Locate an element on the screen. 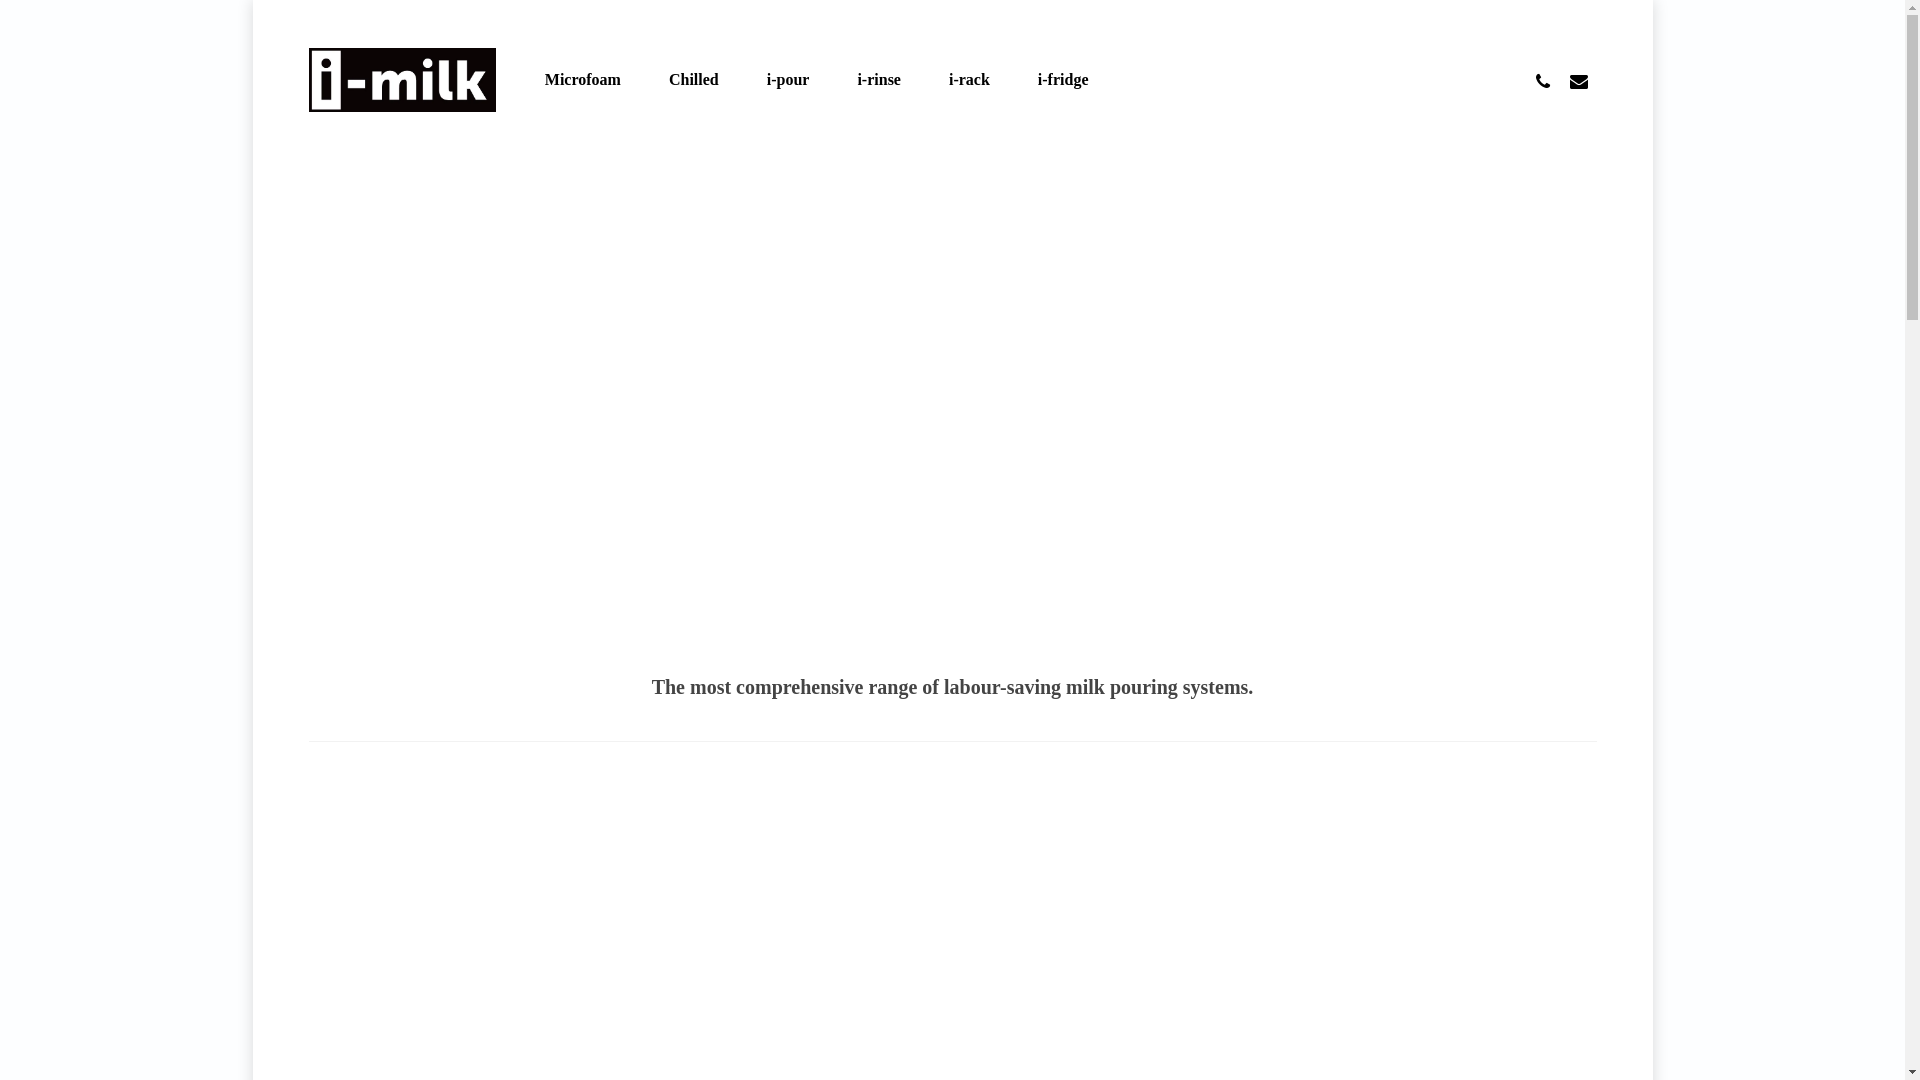 Image resolution: width=1920 pixels, height=1080 pixels. 'Chilled' is located at coordinates (694, 79).